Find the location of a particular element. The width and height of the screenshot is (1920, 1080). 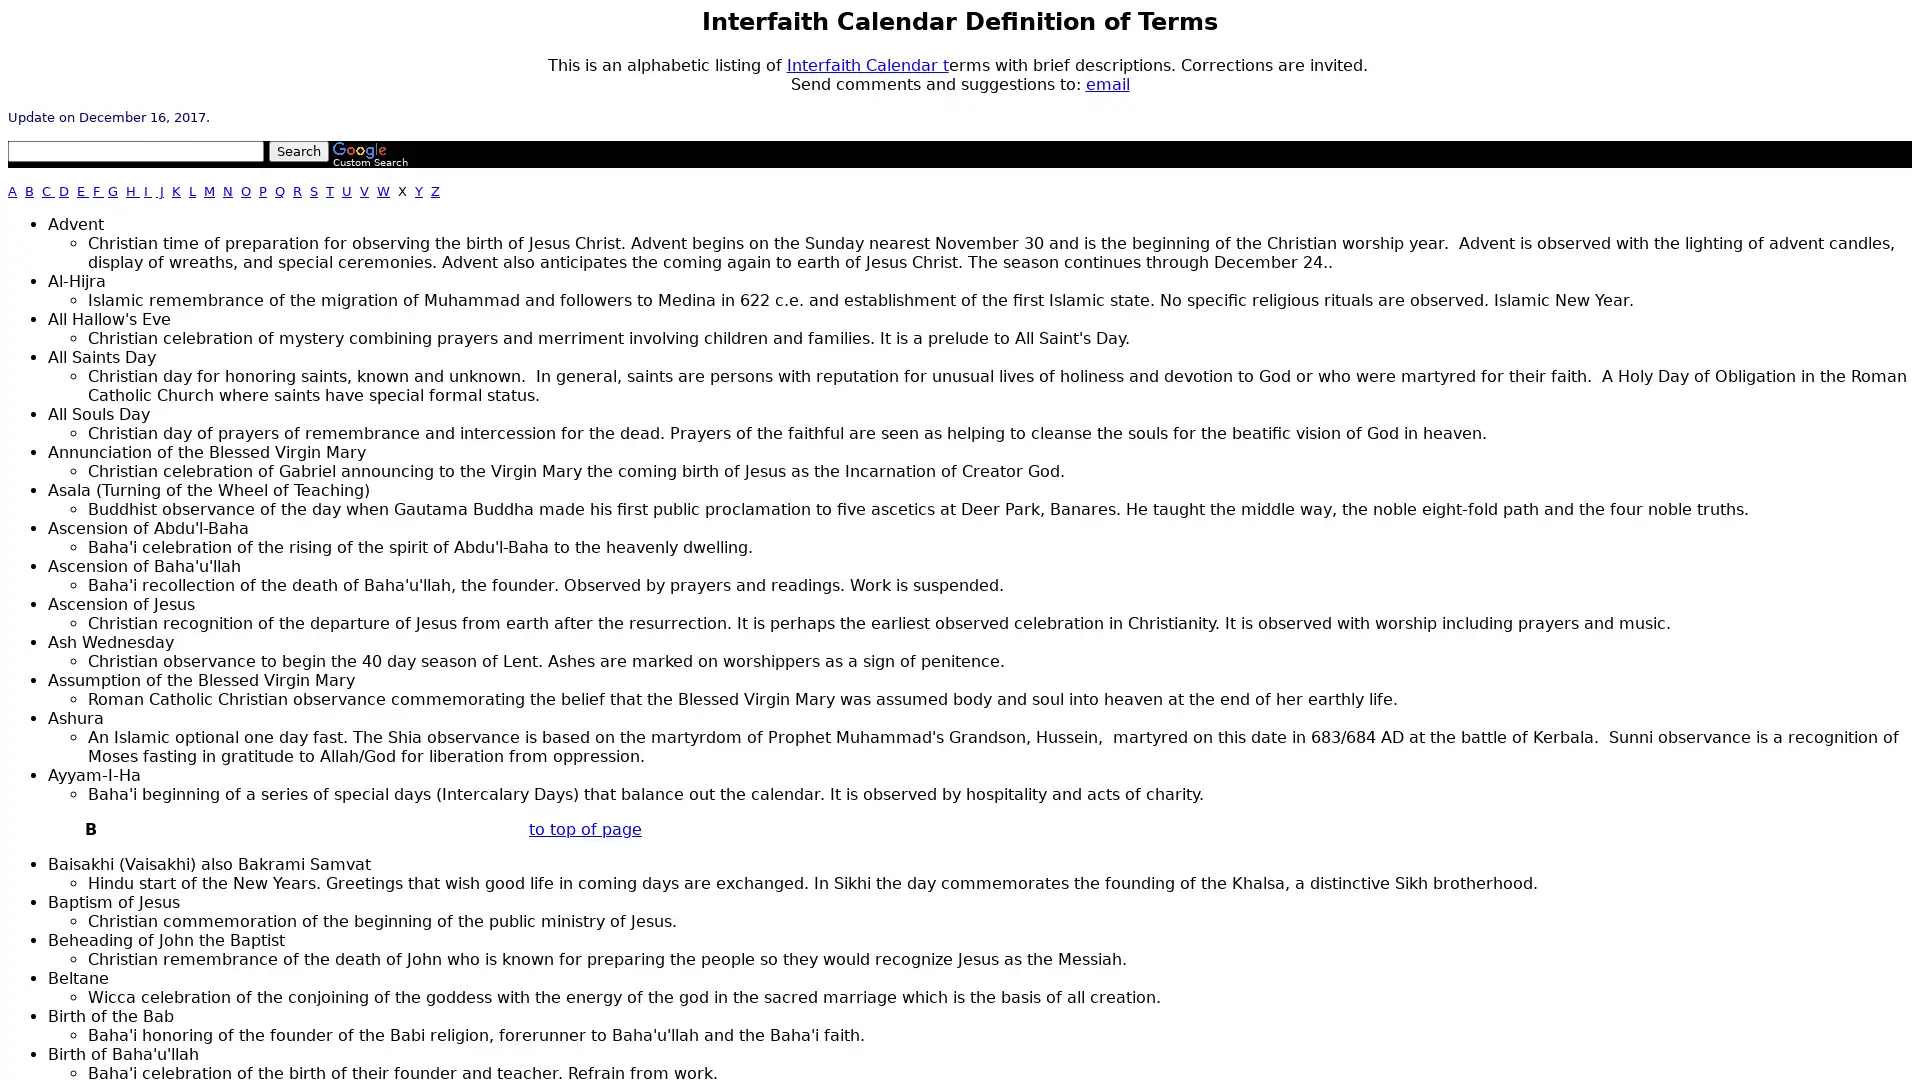

Search is located at coordinates (297, 149).